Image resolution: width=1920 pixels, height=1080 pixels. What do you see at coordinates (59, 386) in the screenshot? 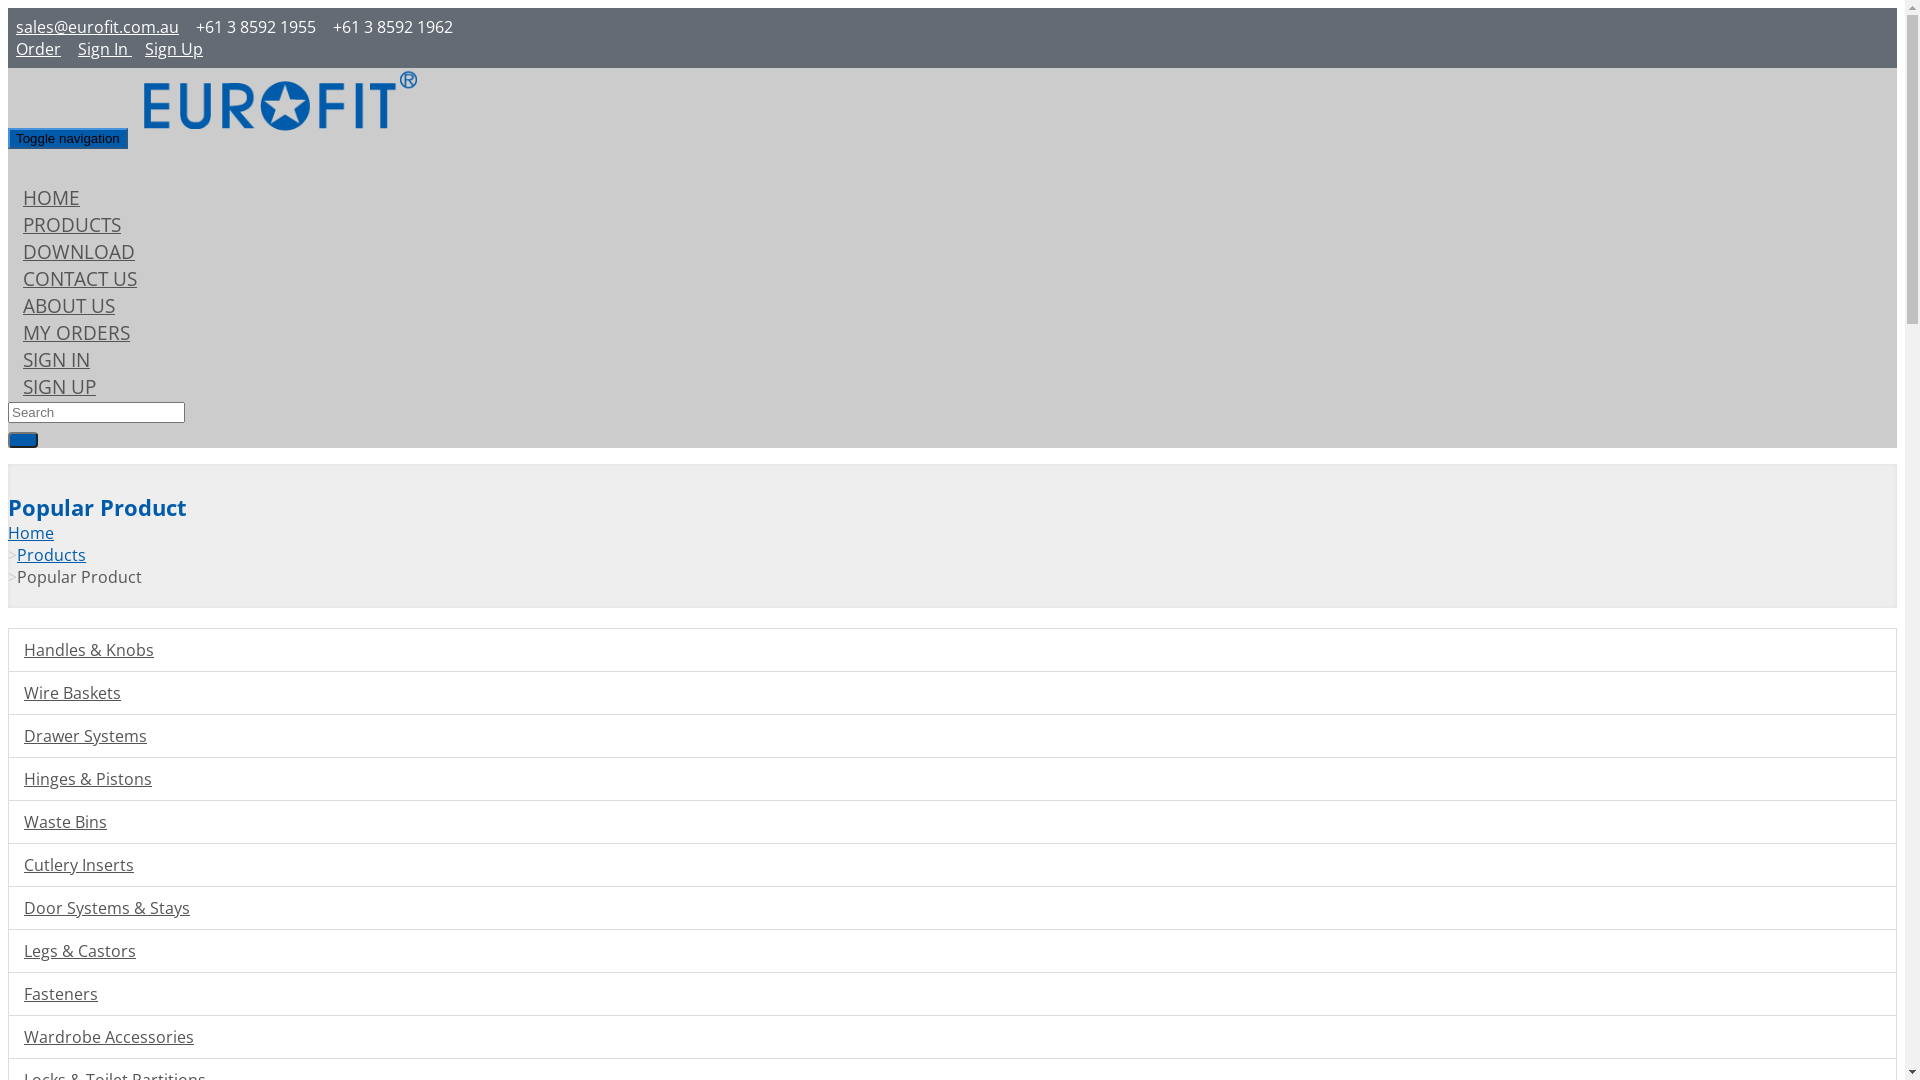
I see `'SIGN UP'` at bounding box center [59, 386].